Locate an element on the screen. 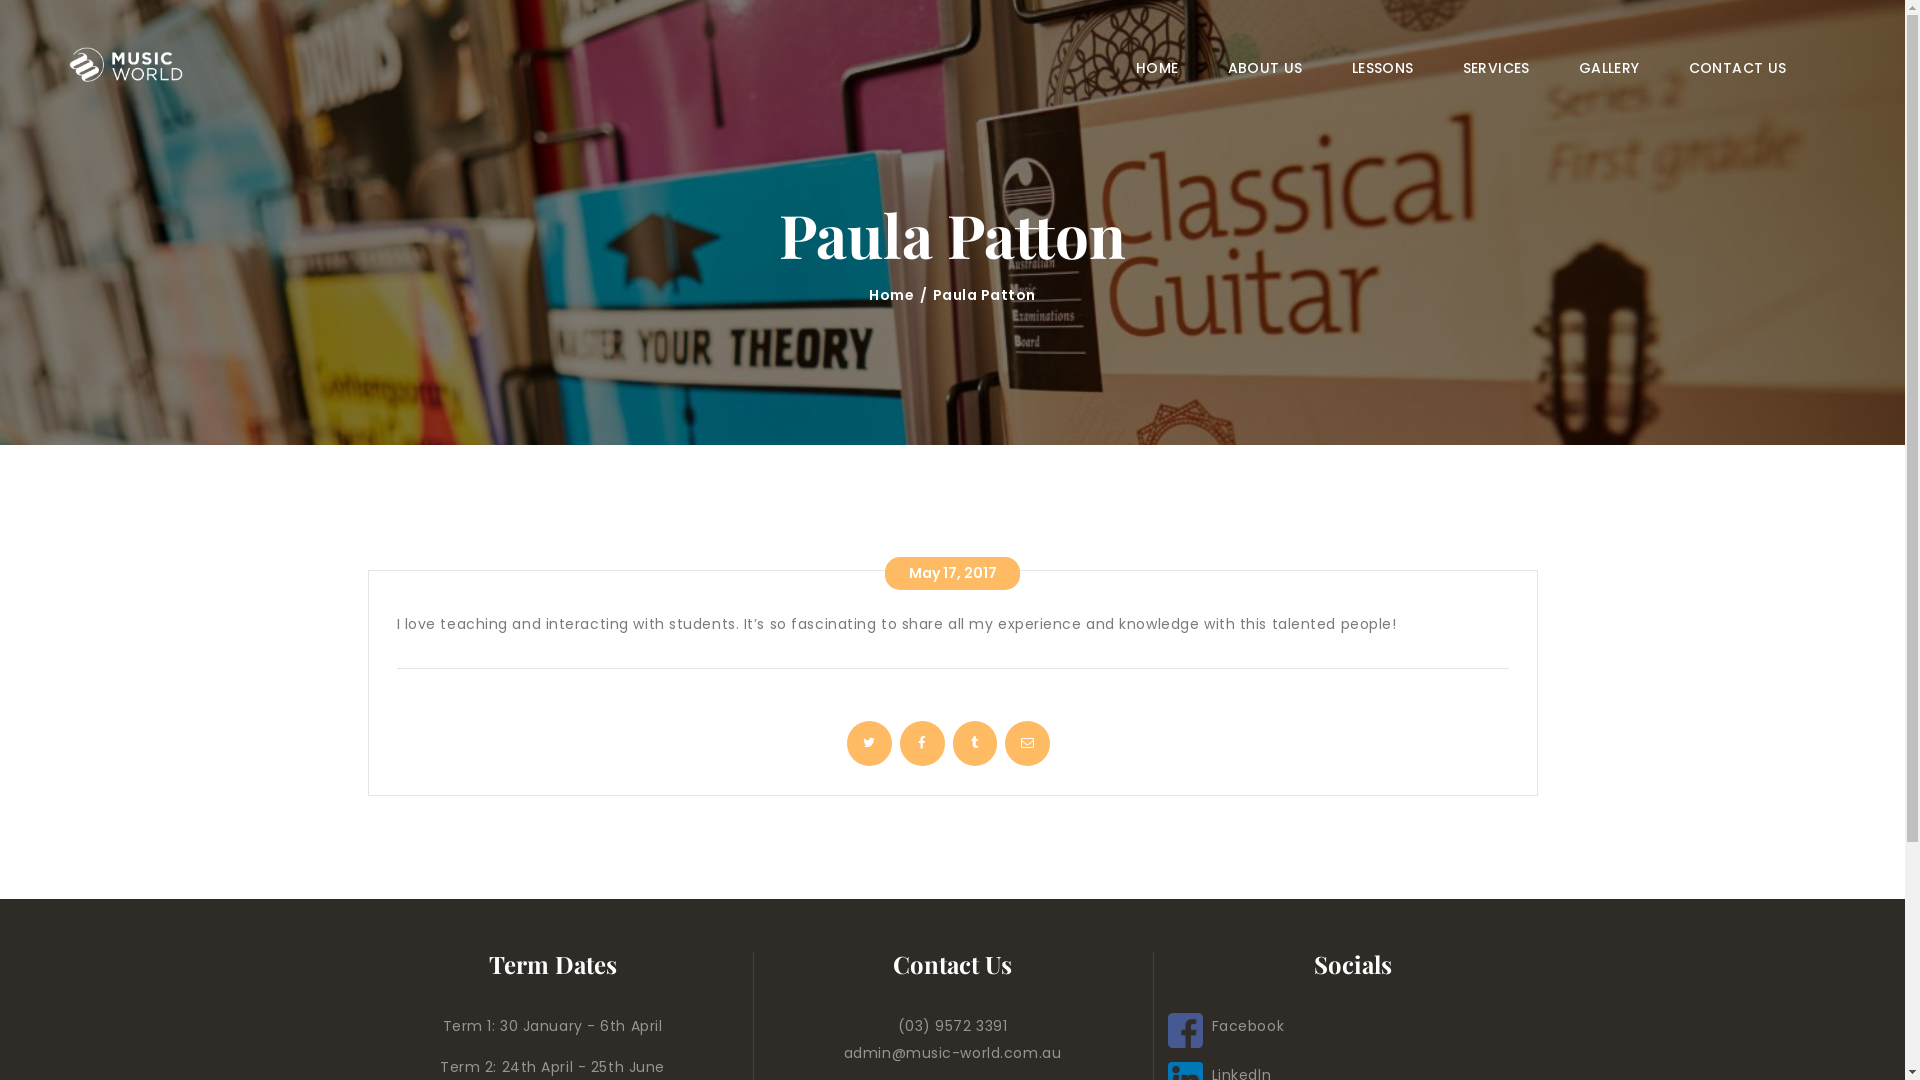 This screenshot has width=1920, height=1080. 'ABOUT US' is located at coordinates (1264, 67).